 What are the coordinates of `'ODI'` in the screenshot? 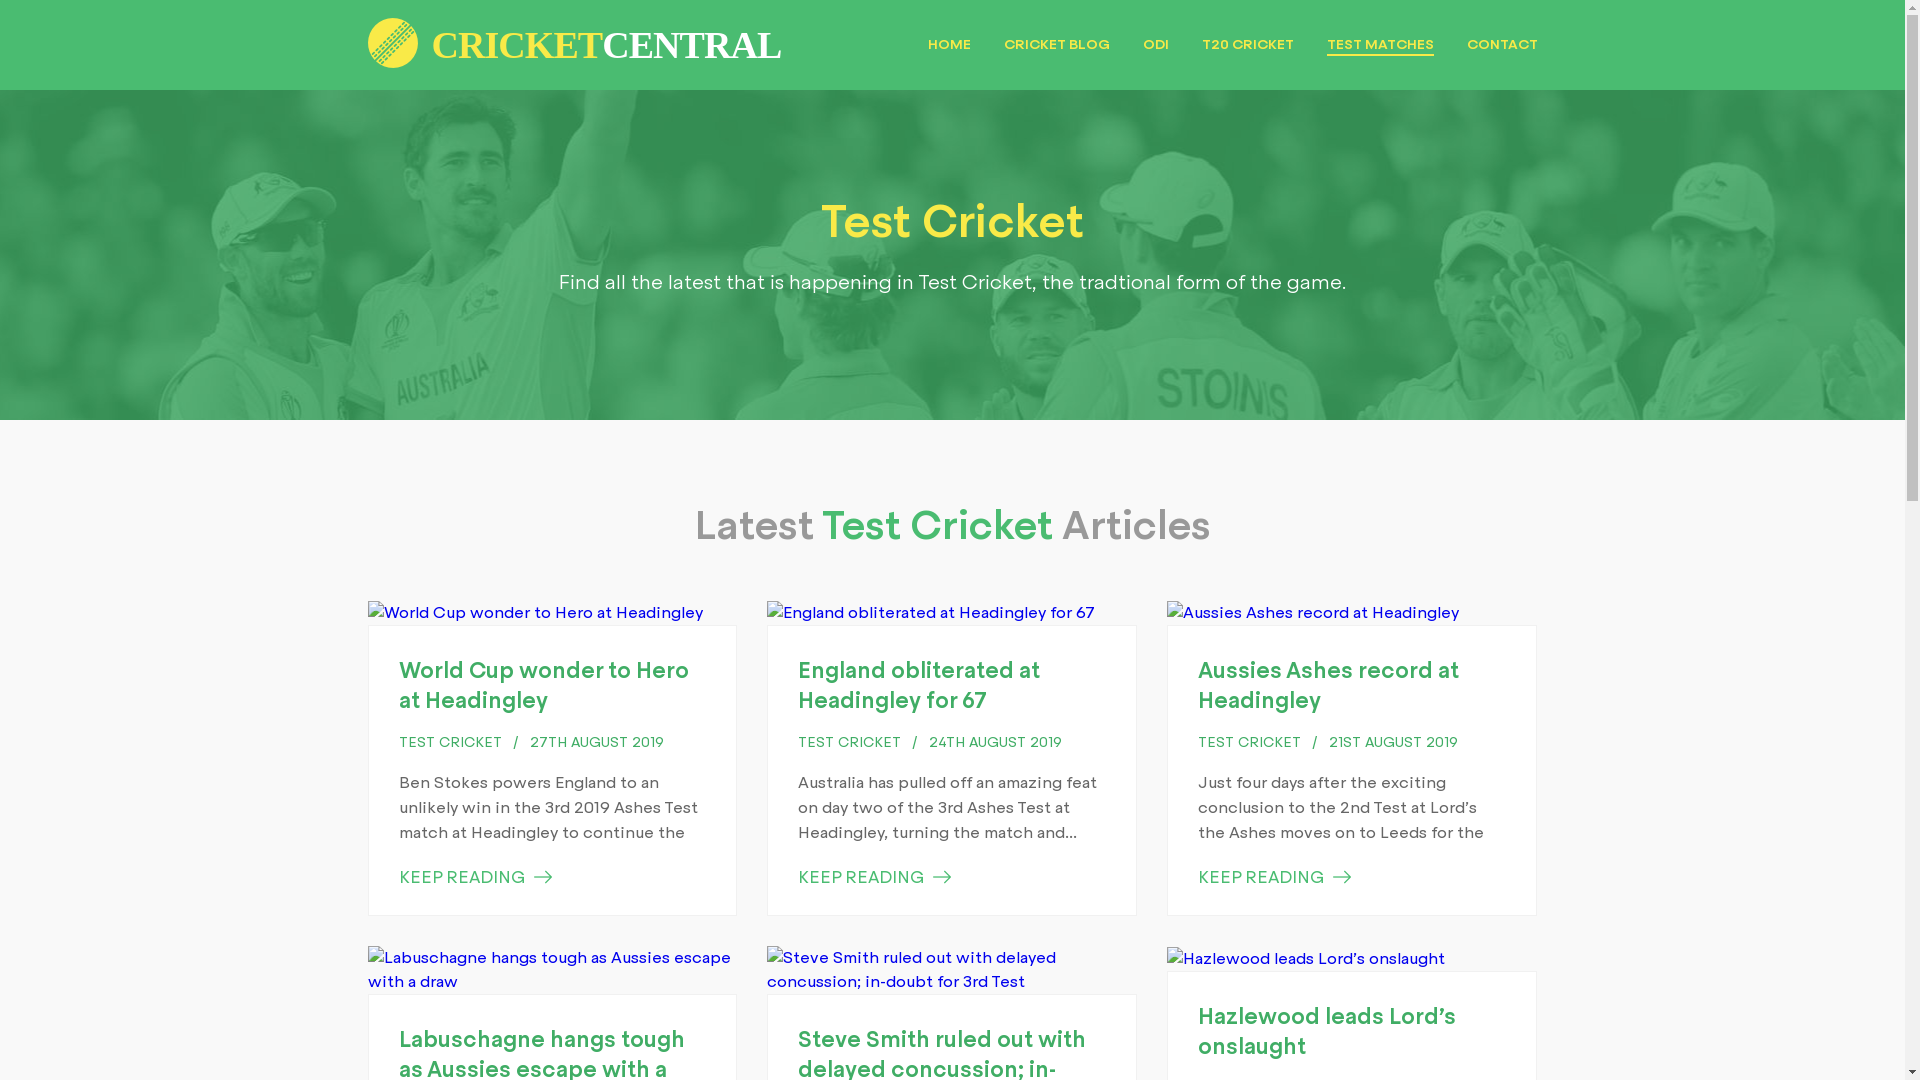 It's located at (1155, 43).